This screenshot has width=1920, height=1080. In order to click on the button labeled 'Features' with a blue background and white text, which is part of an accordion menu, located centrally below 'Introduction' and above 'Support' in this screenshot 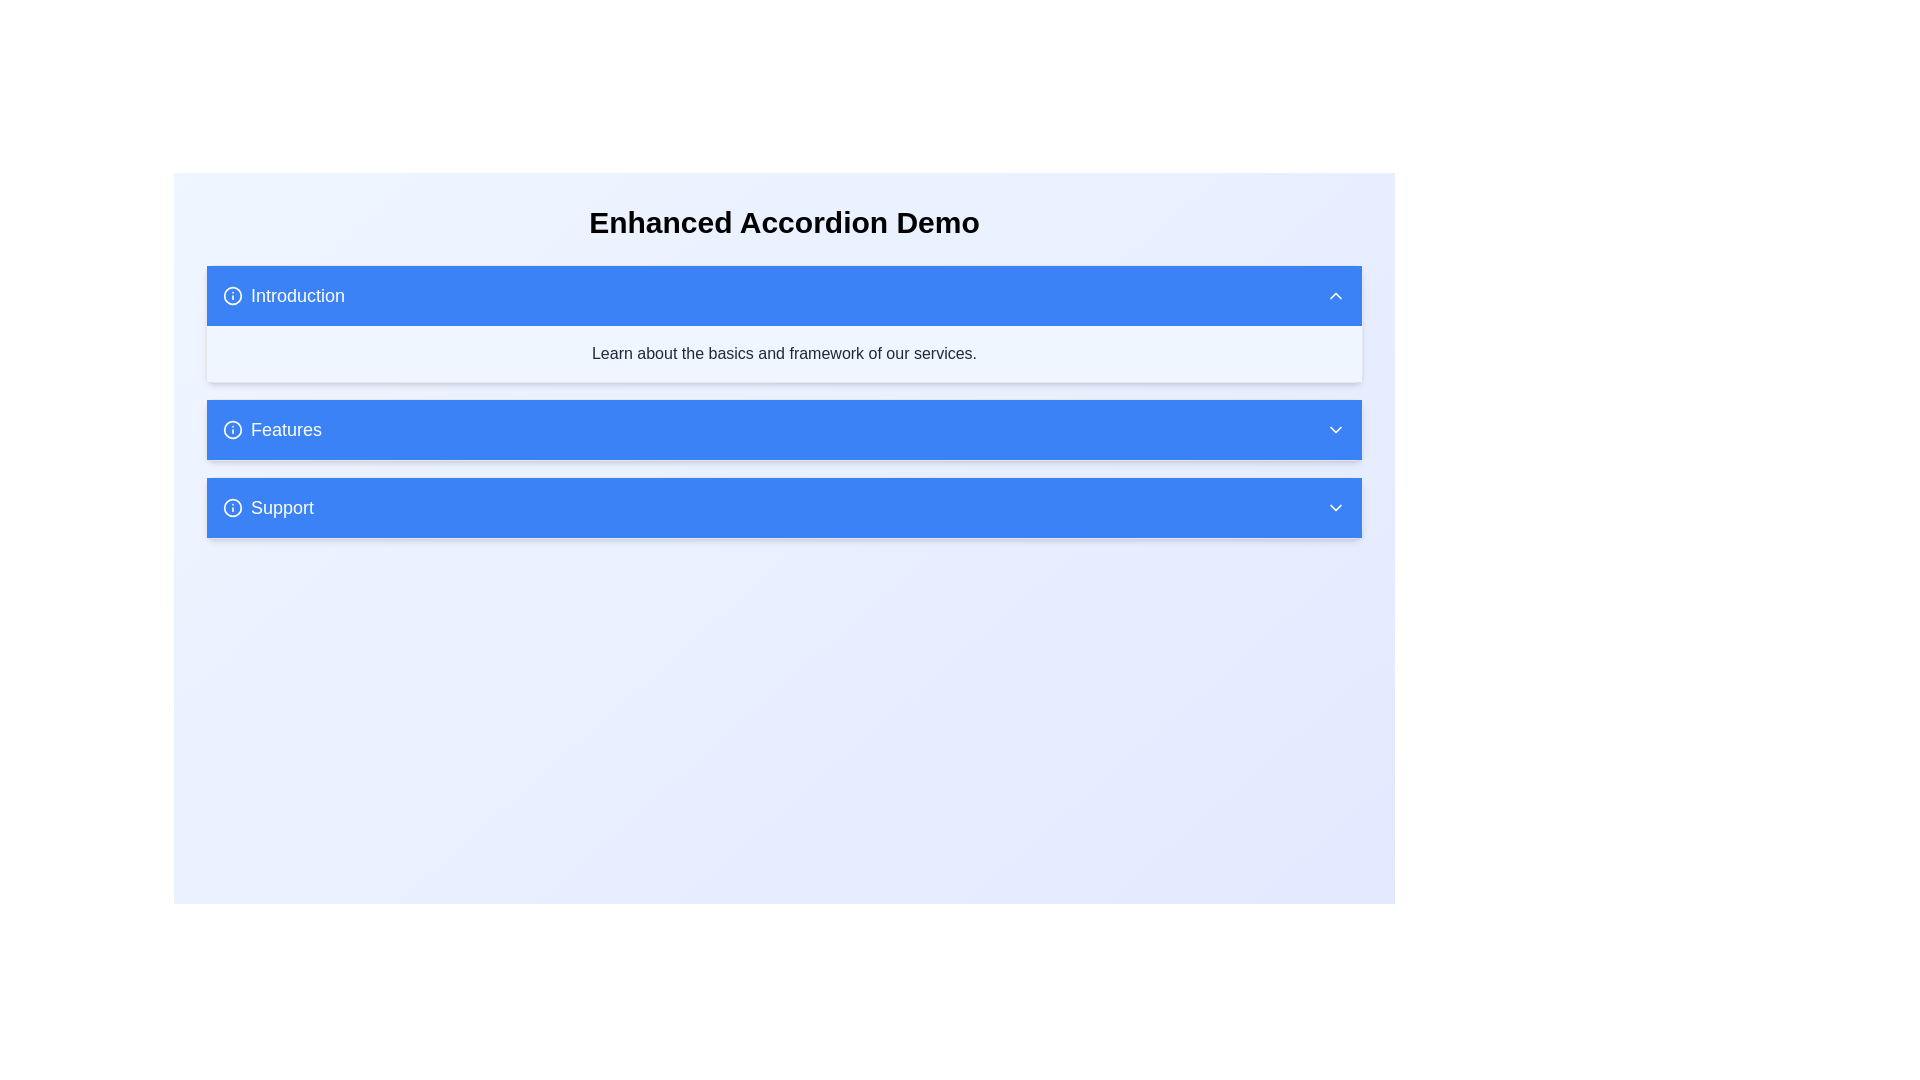, I will do `click(271, 428)`.